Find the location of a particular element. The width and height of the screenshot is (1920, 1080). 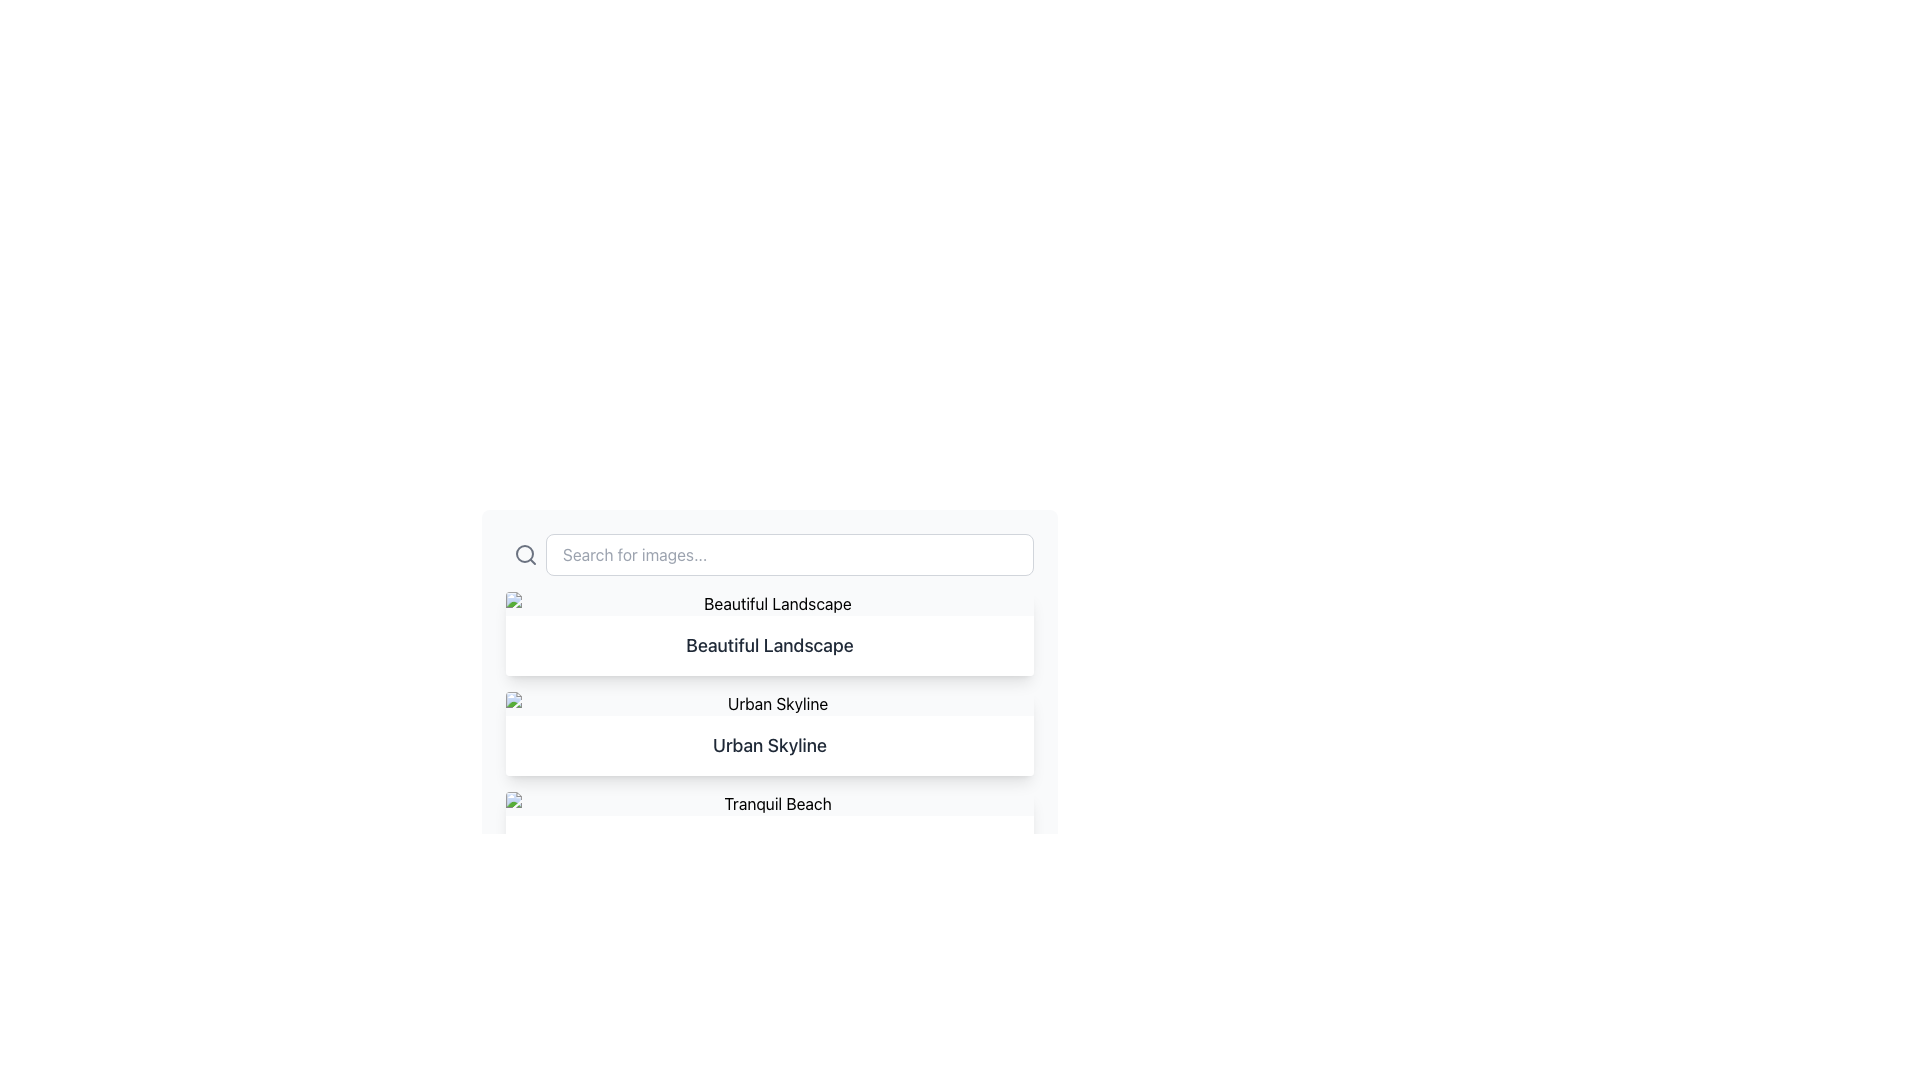

the image placeholder displaying a missing image icon for 'Beautiful Landscape' is located at coordinates (768, 603).